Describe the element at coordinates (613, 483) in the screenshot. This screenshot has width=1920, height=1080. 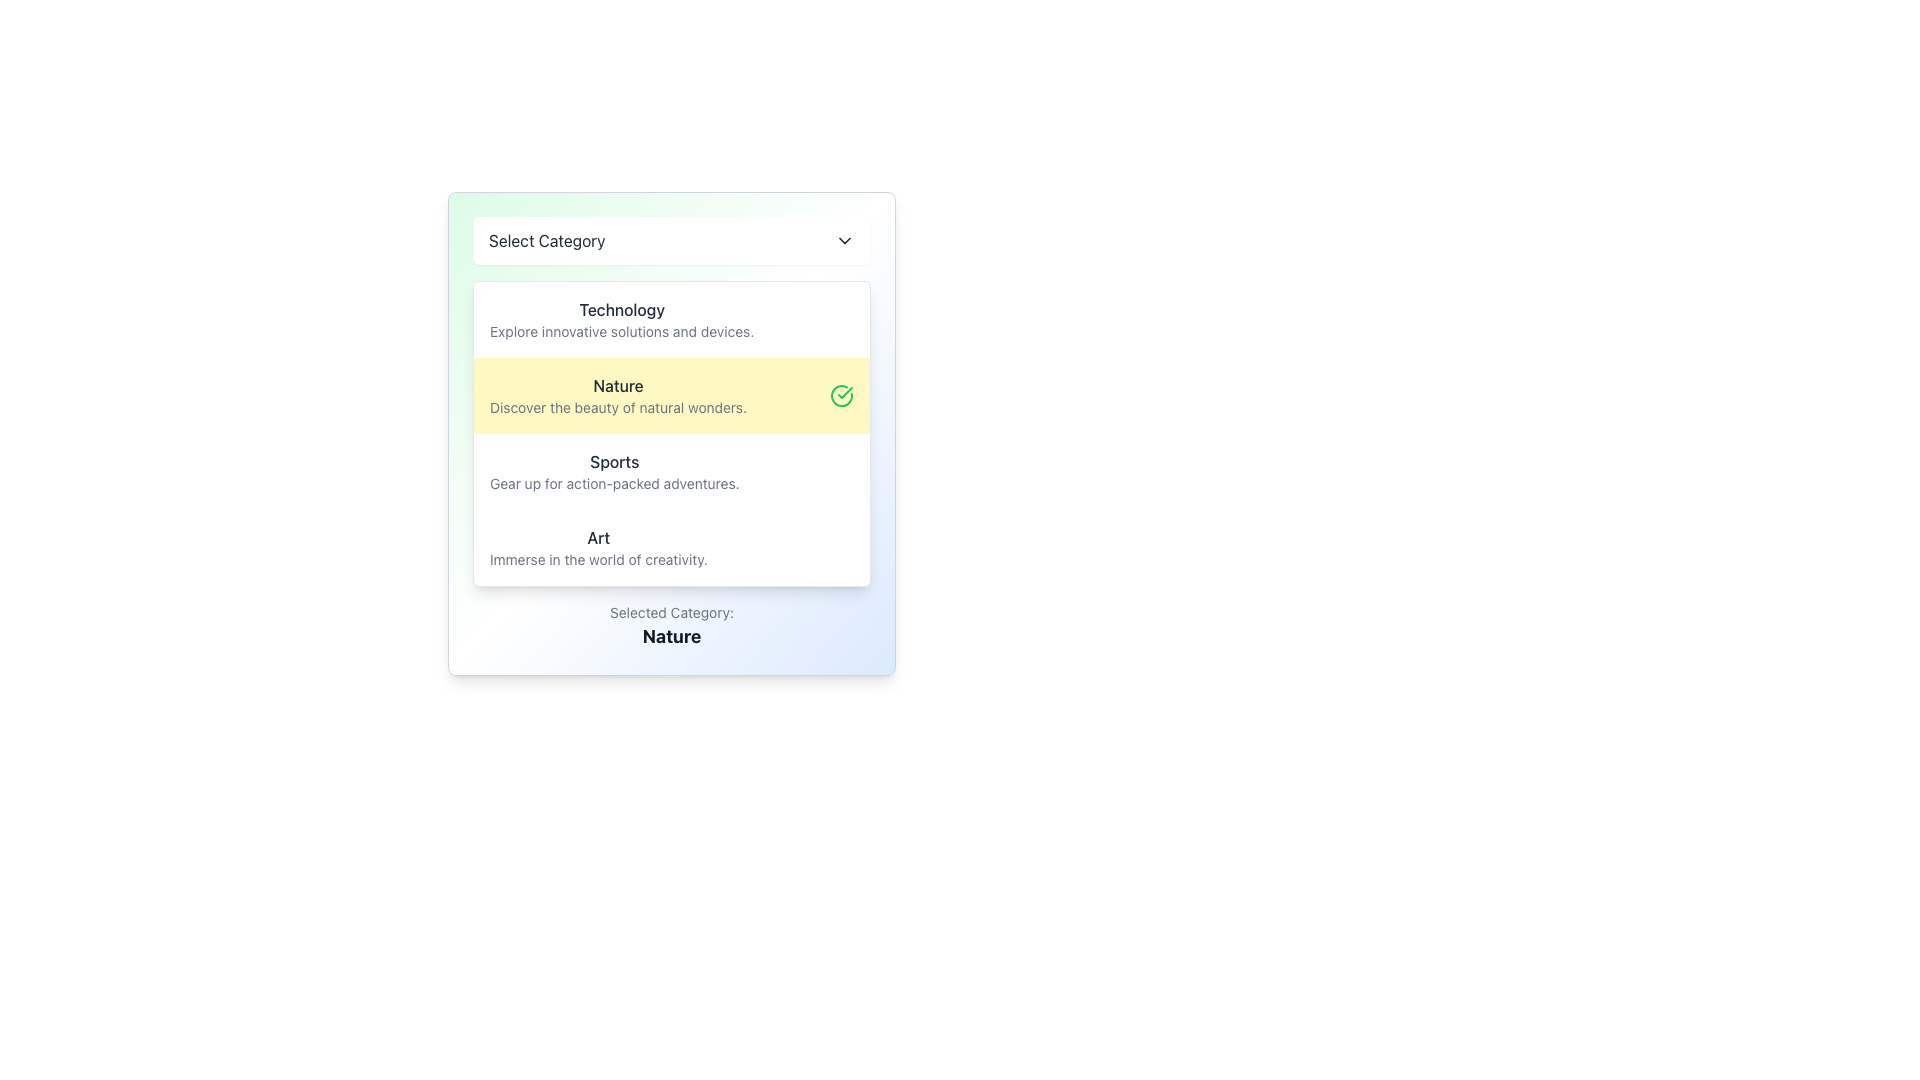
I see `the descriptive subtext for the 'Sports' category located beneath the 'Sports' text within the selectable panel in the middle of the interface` at that location.